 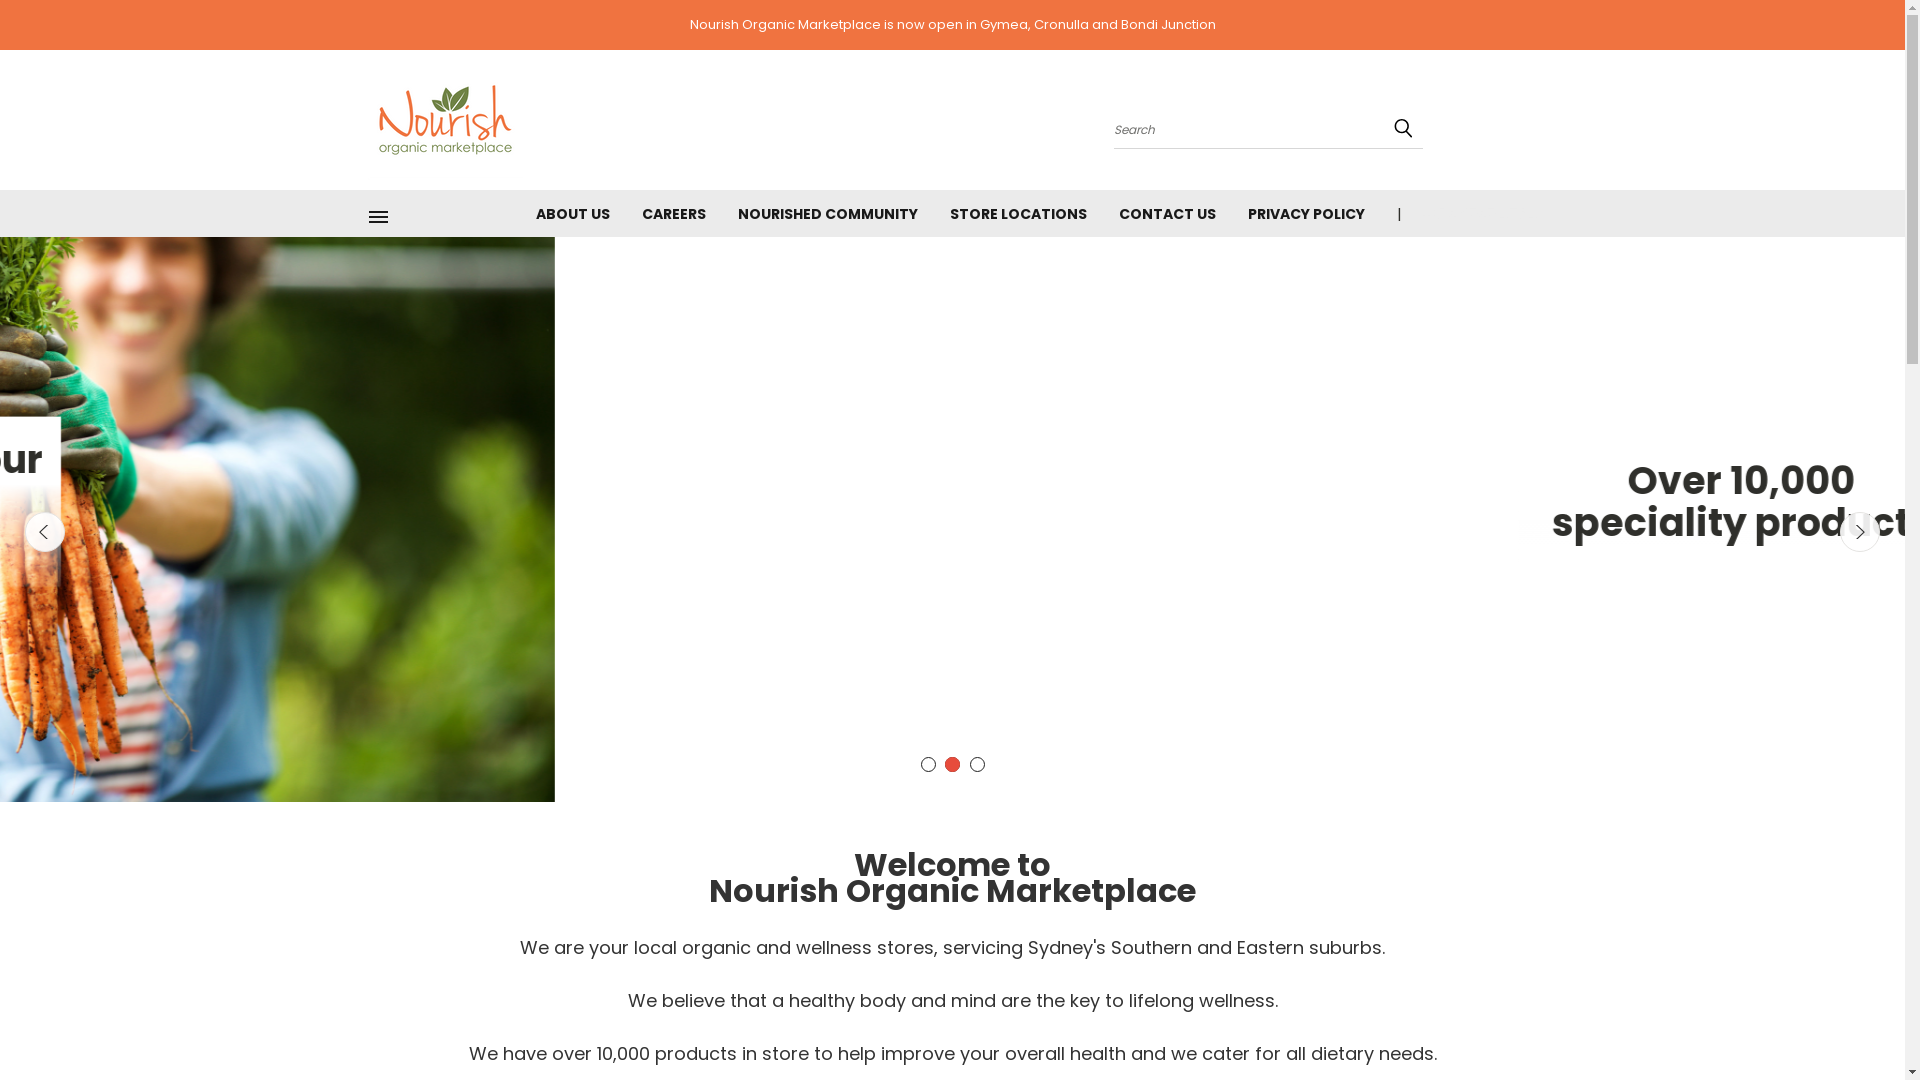 What do you see at coordinates (1306, 212) in the screenshot?
I see `'PRIVACY POLICY'` at bounding box center [1306, 212].